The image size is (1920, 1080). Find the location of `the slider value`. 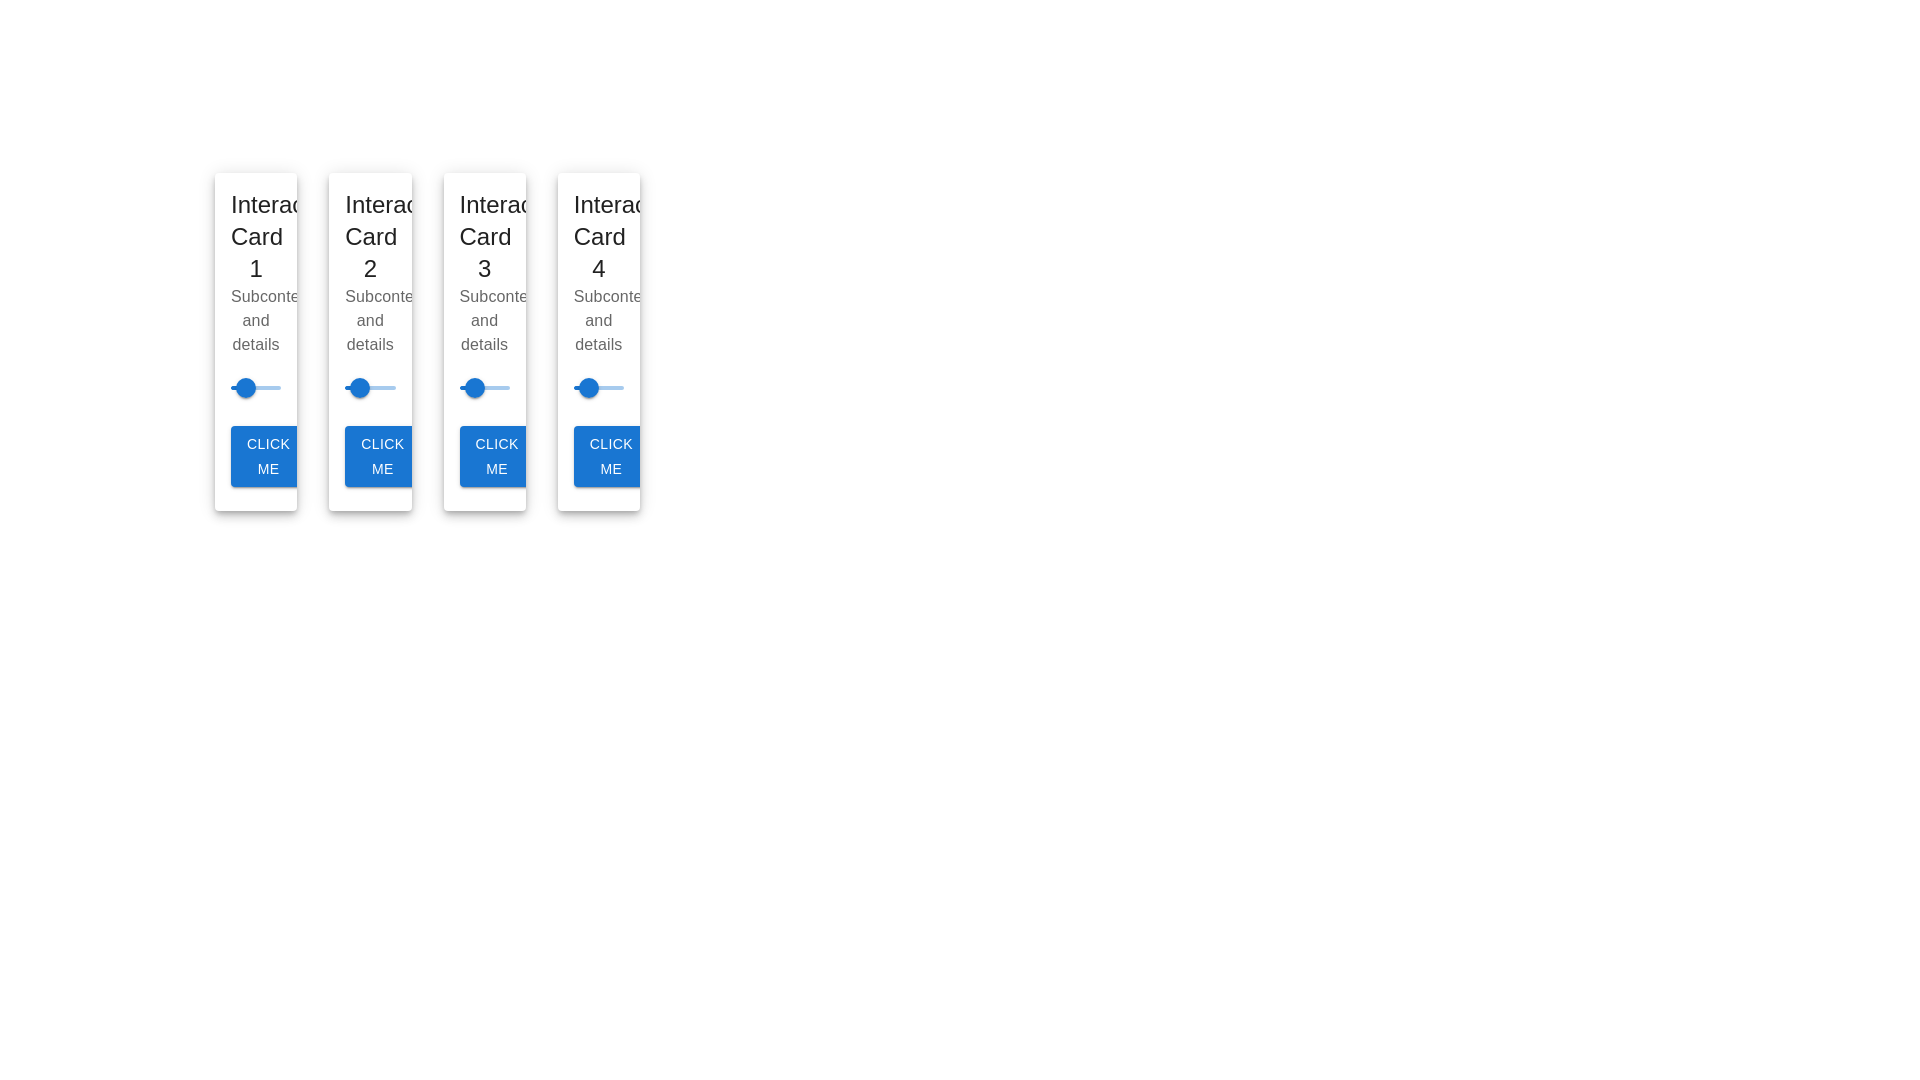

the slider value is located at coordinates (445, 388).